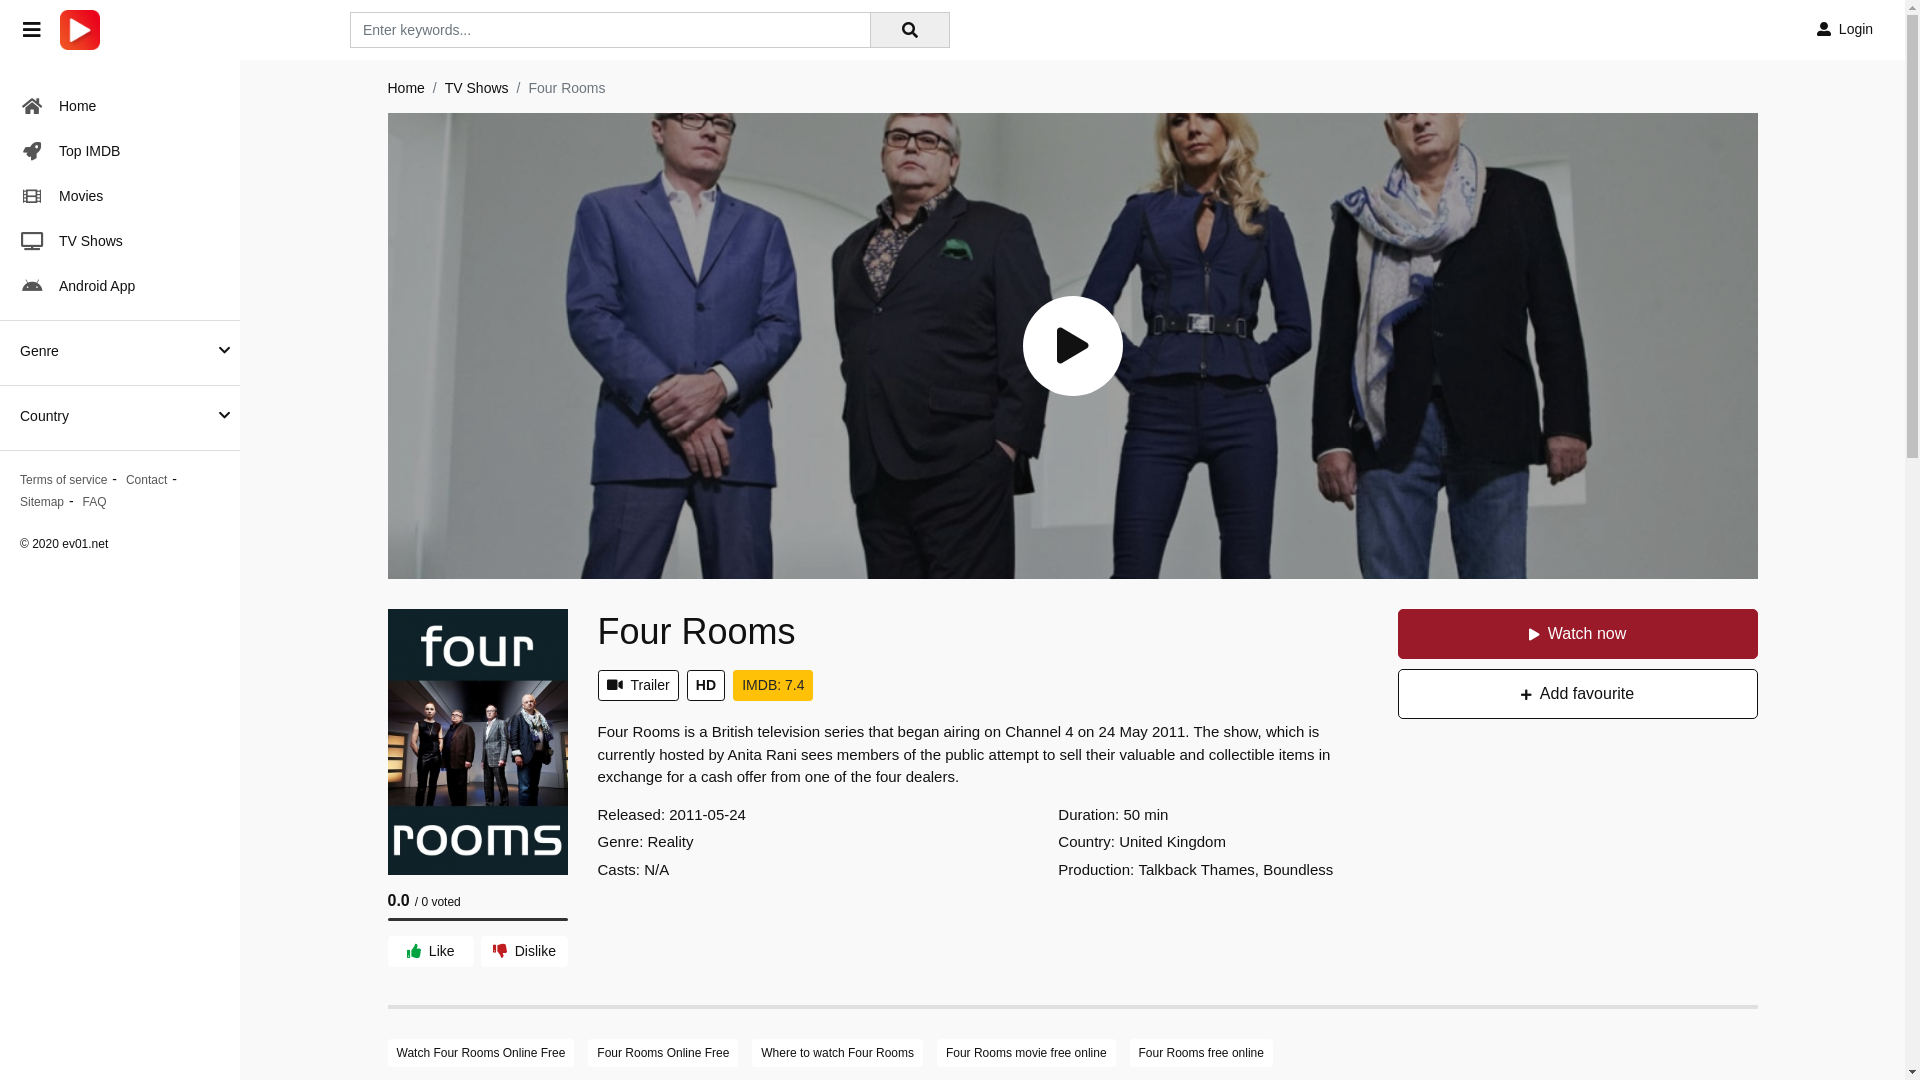 This screenshot has height=1080, width=1920. What do you see at coordinates (1137, 868) in the screenshot?
I see `'Talkback Thames'` at bounding box center [1137, 868].